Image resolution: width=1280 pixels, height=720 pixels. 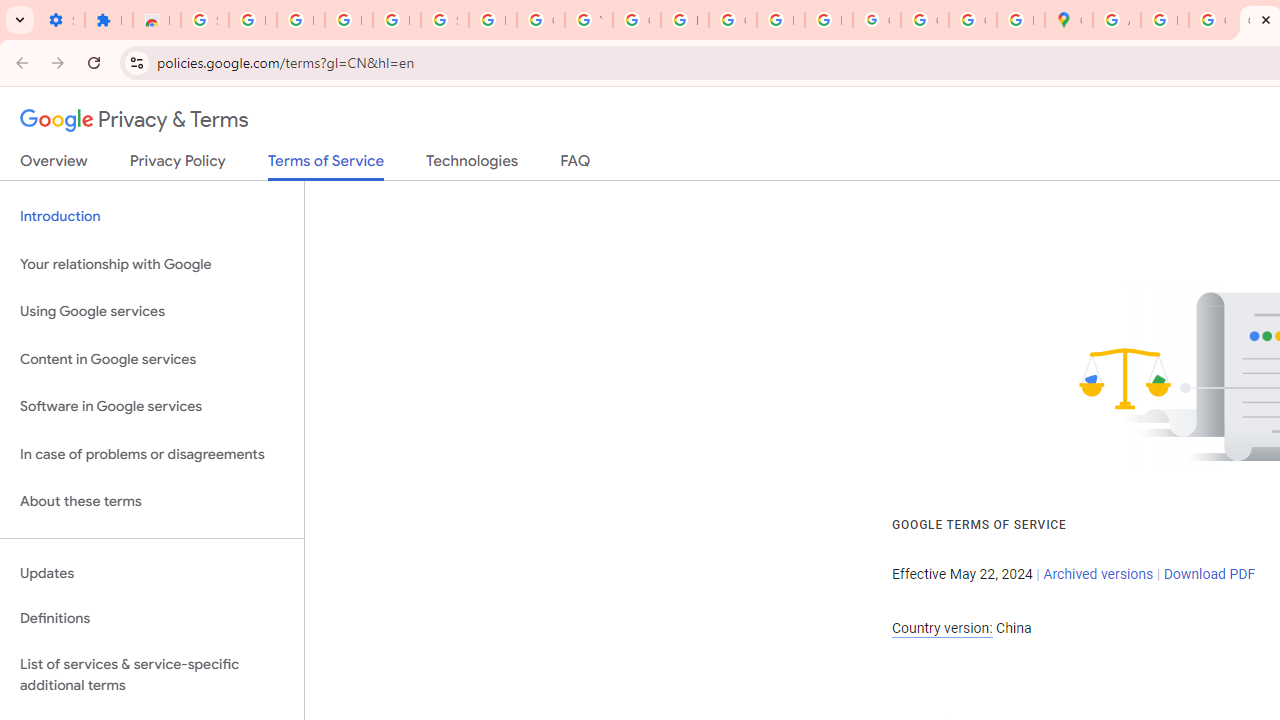 I want to click on 'YouTube', so click(x=587, y=20).